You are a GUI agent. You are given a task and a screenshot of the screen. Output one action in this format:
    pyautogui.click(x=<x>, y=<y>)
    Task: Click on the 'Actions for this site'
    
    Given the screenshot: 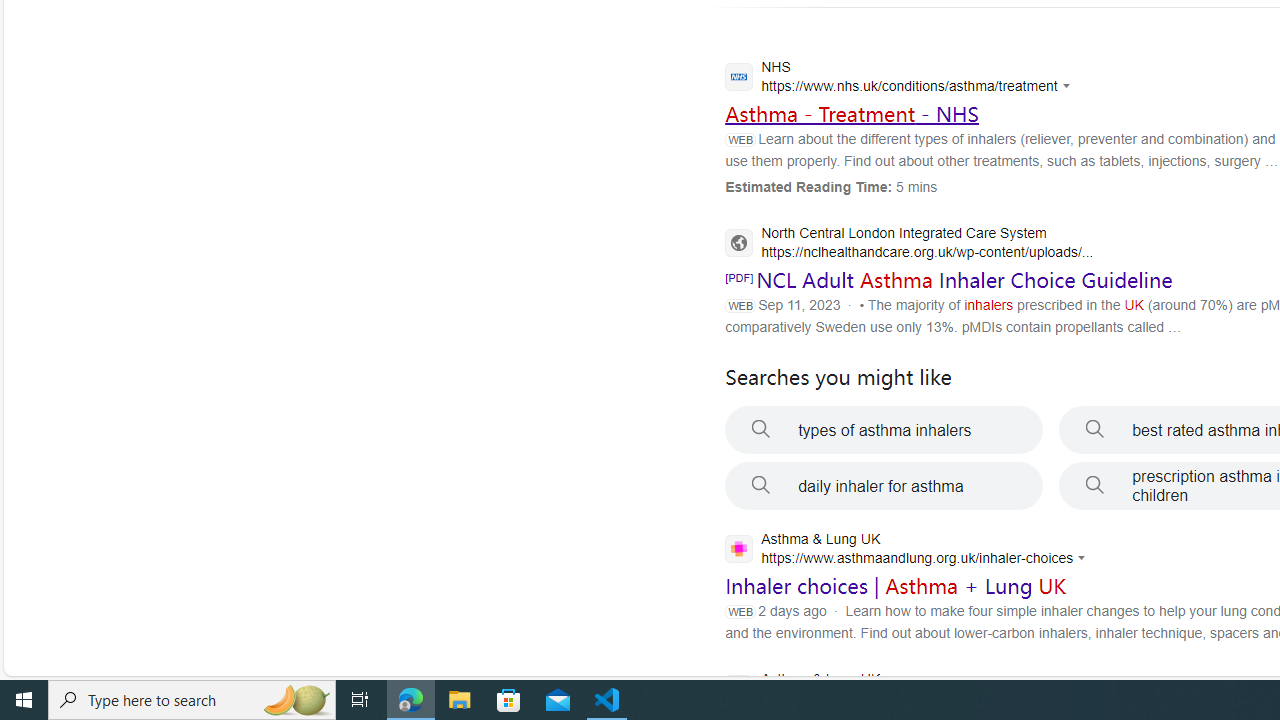 What is the action you would take?
    pyautogui.click(x=1083, y=558)
    